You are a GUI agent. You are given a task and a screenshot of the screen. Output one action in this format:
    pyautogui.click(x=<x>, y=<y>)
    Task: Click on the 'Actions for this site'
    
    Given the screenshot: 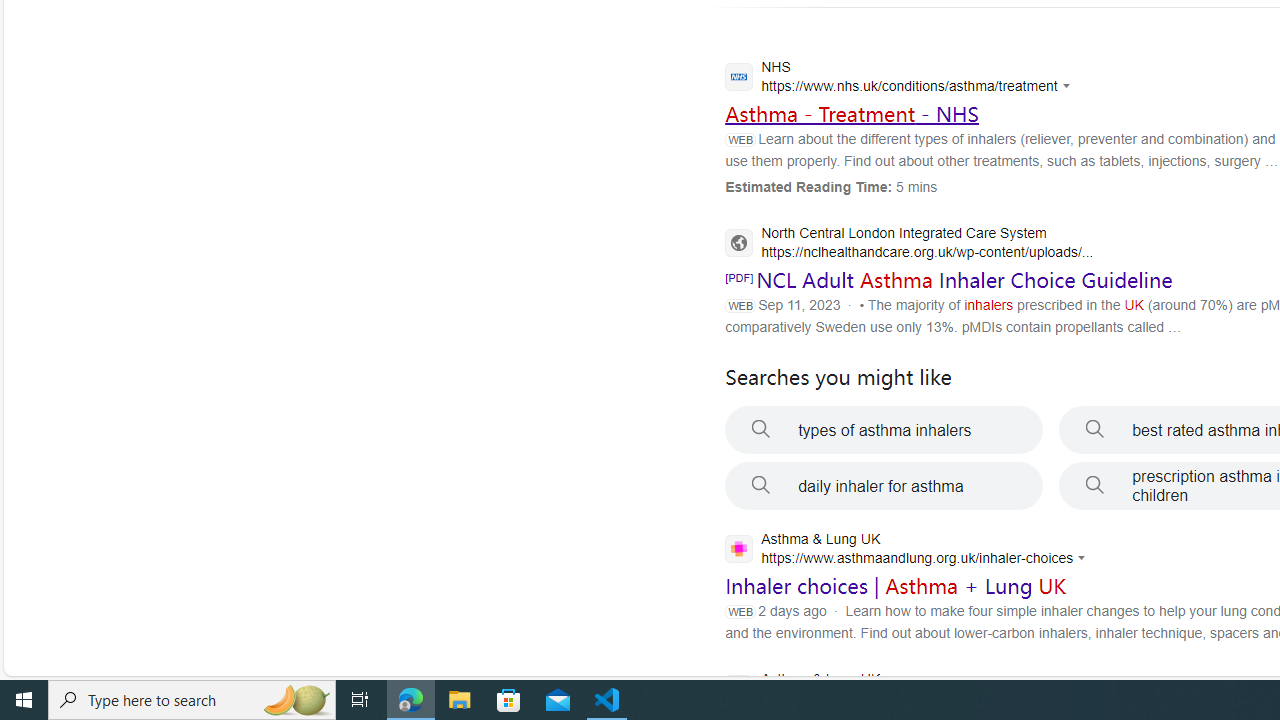 What is the action you would take?
    pyautogui.click(x=1083, y=558)
    